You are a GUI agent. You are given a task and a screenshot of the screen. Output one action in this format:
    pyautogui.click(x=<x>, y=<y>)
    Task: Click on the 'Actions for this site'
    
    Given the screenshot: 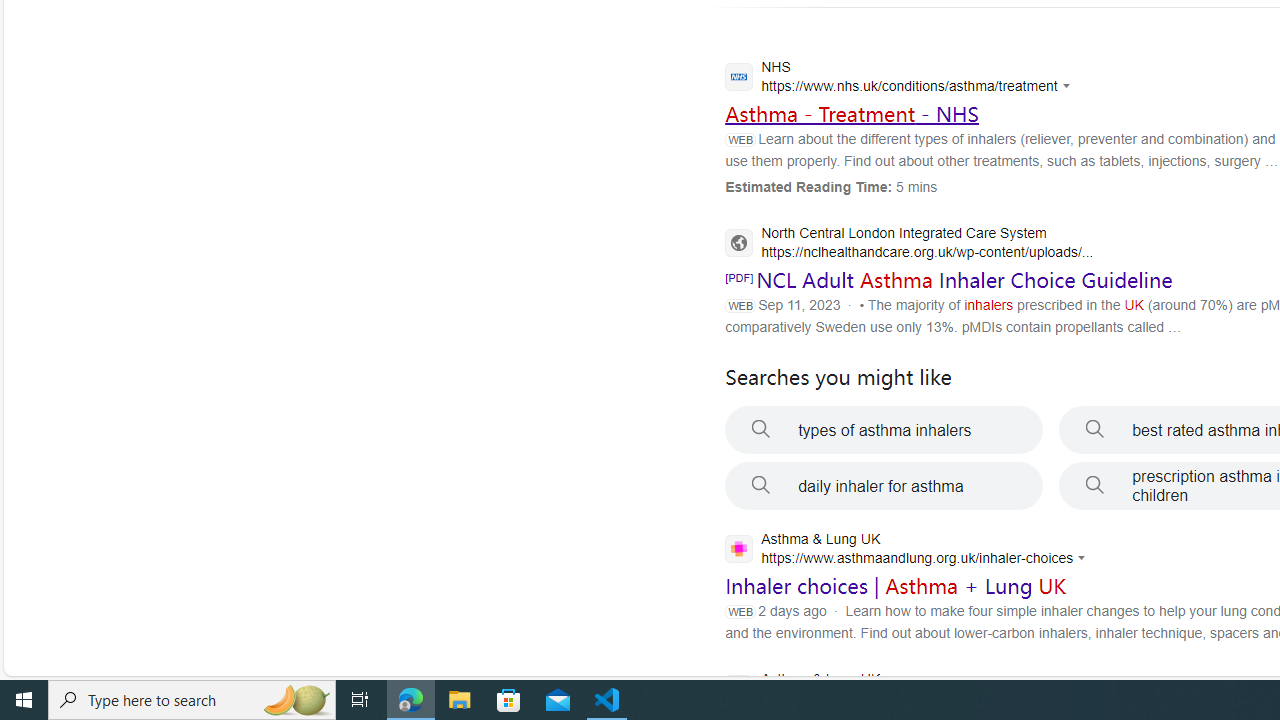 What is the action you would take?
    pyautogui.click(x=1083, y=558)
    